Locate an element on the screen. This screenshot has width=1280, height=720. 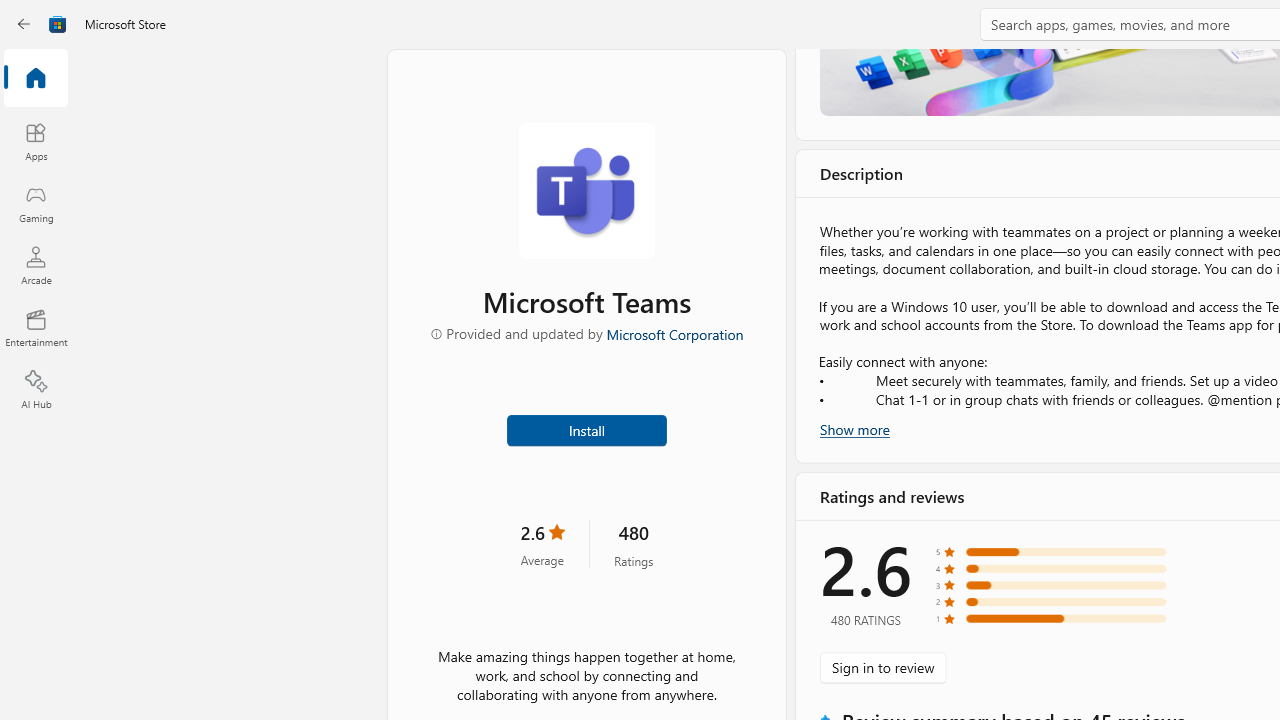
'Home' is located at coordinates (35, 78).